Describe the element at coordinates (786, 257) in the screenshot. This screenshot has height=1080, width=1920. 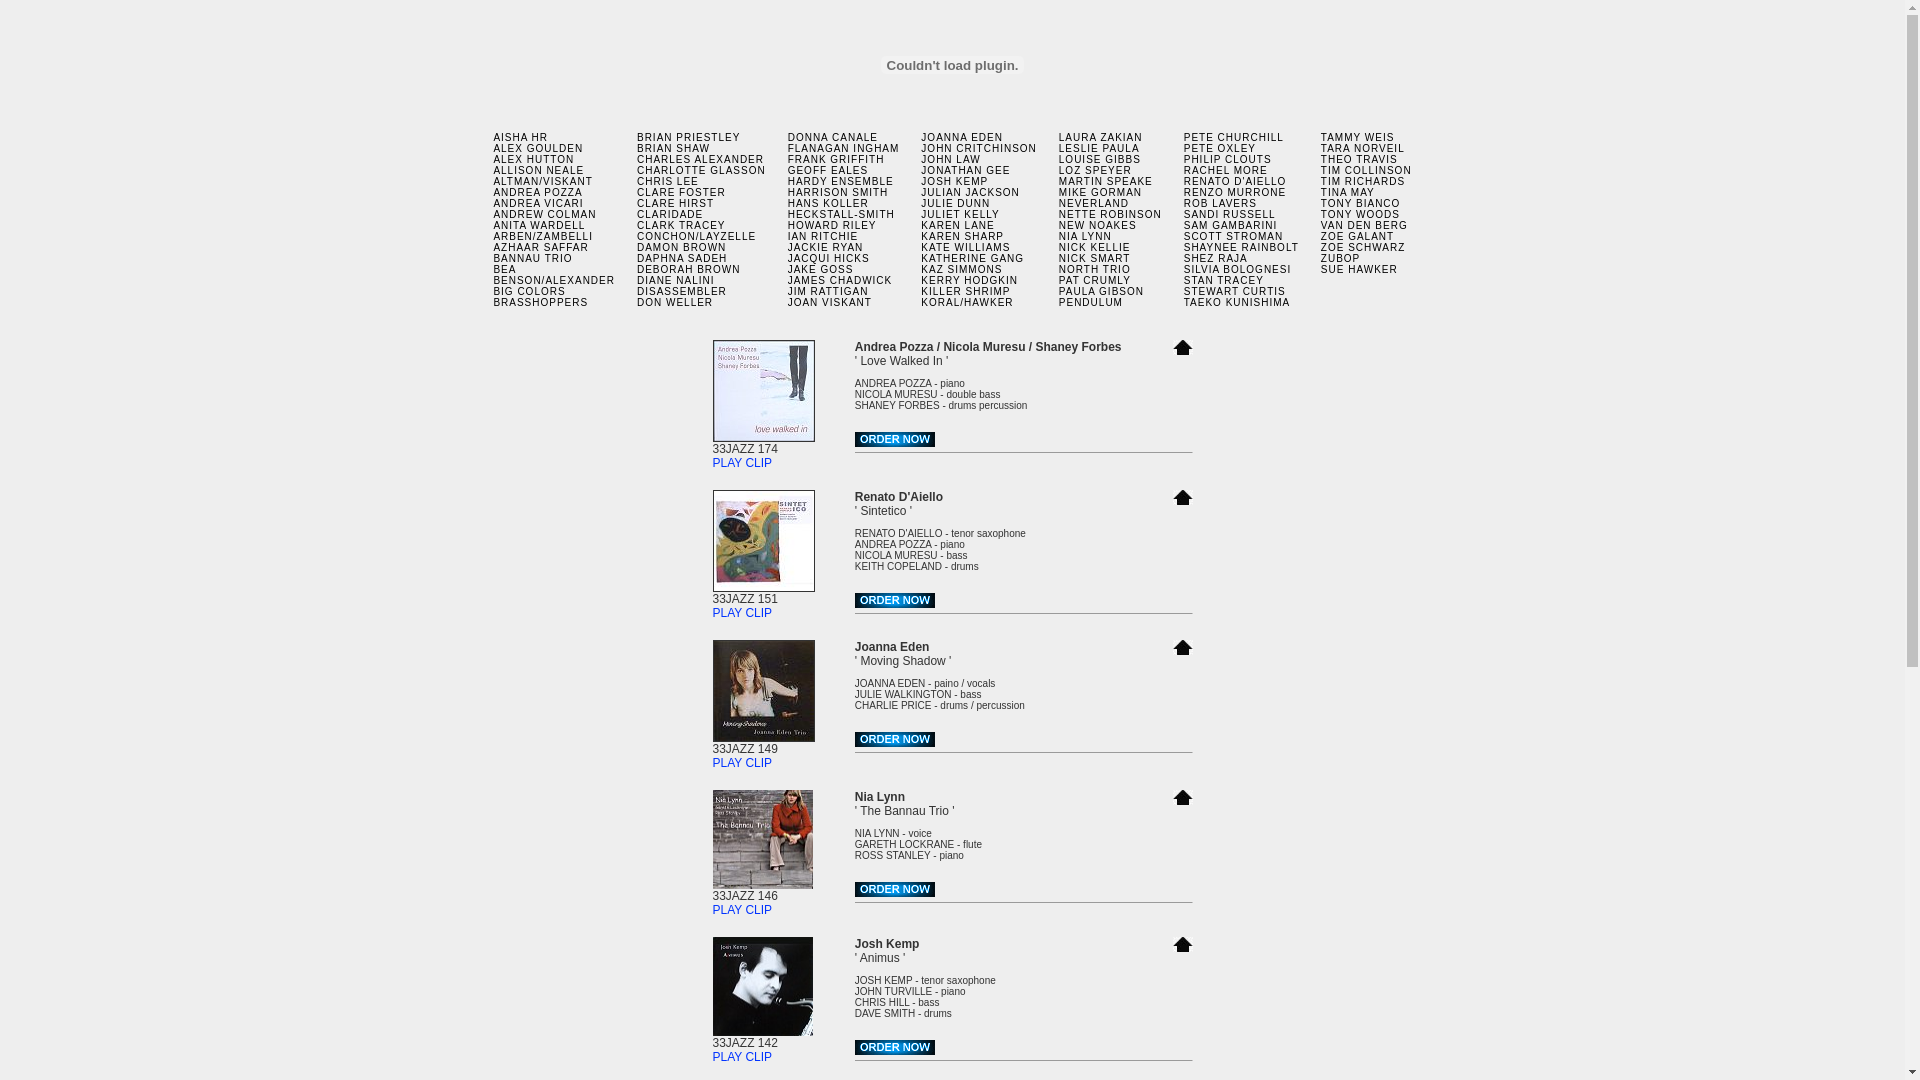
I see `'JACQUI HICKS'` at that location.